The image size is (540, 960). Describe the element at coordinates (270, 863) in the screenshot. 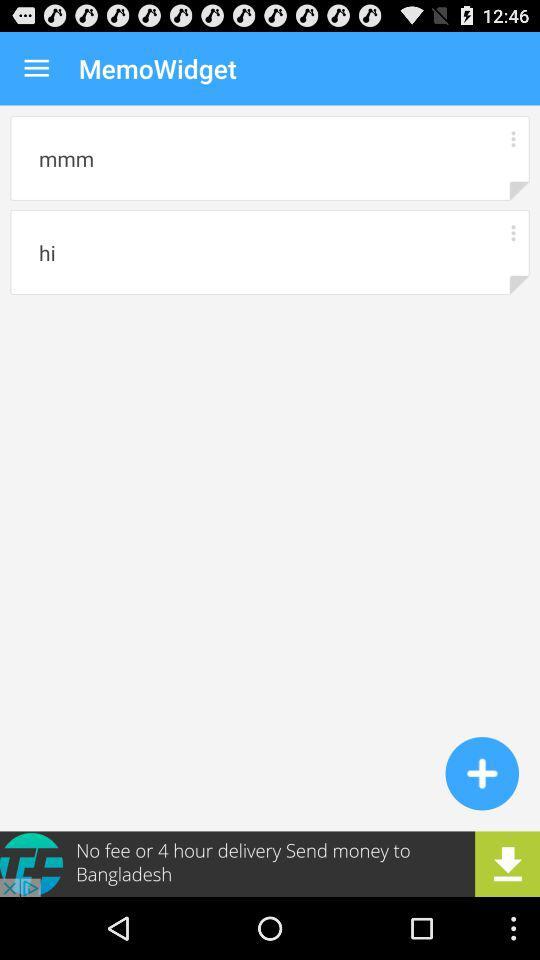

I see `advertisement` at that location.